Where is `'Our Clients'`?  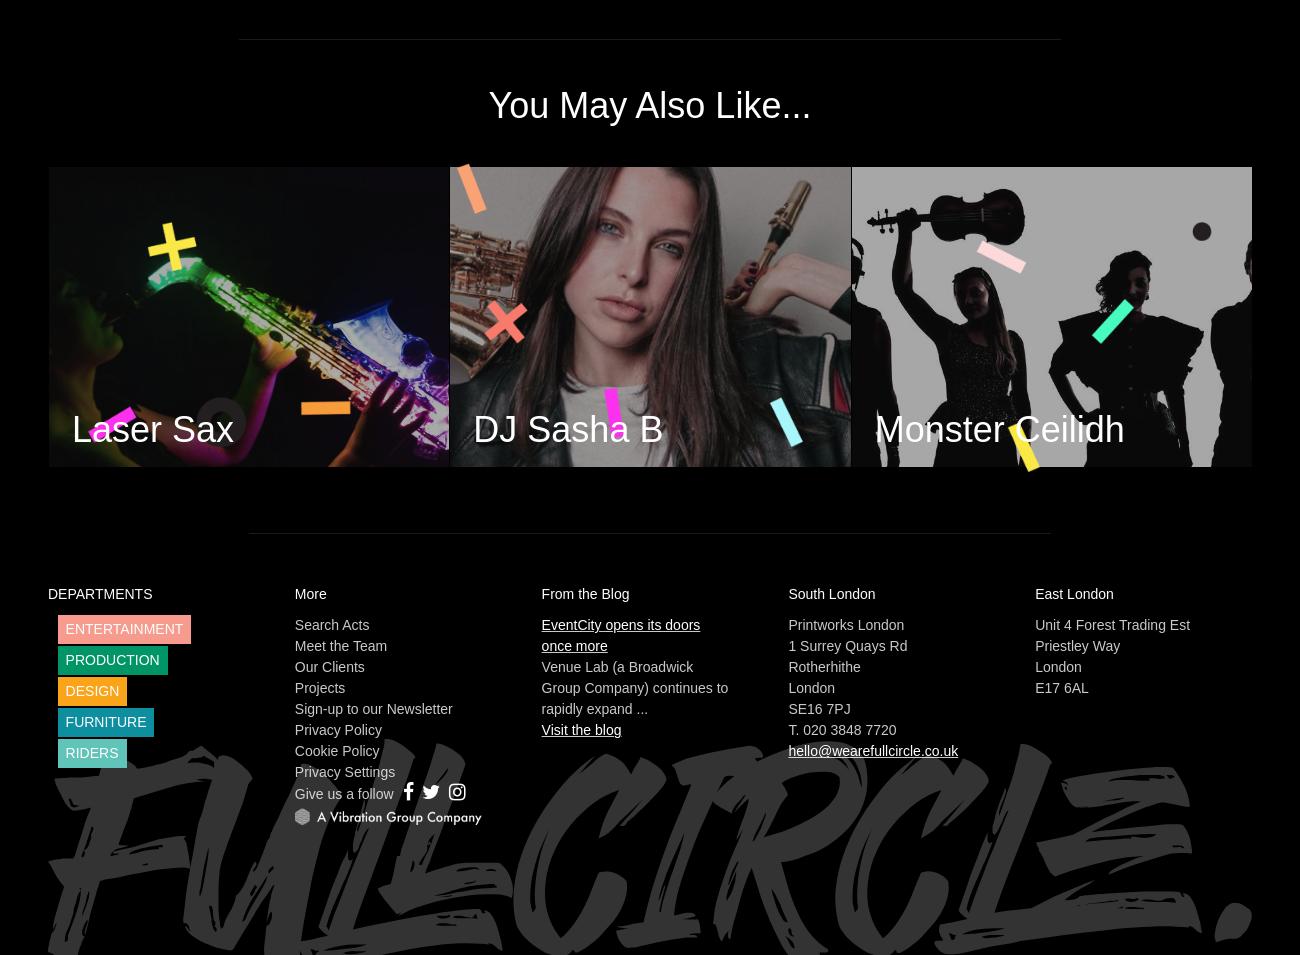
'Our Clients' is located at coordinates (328, 665).